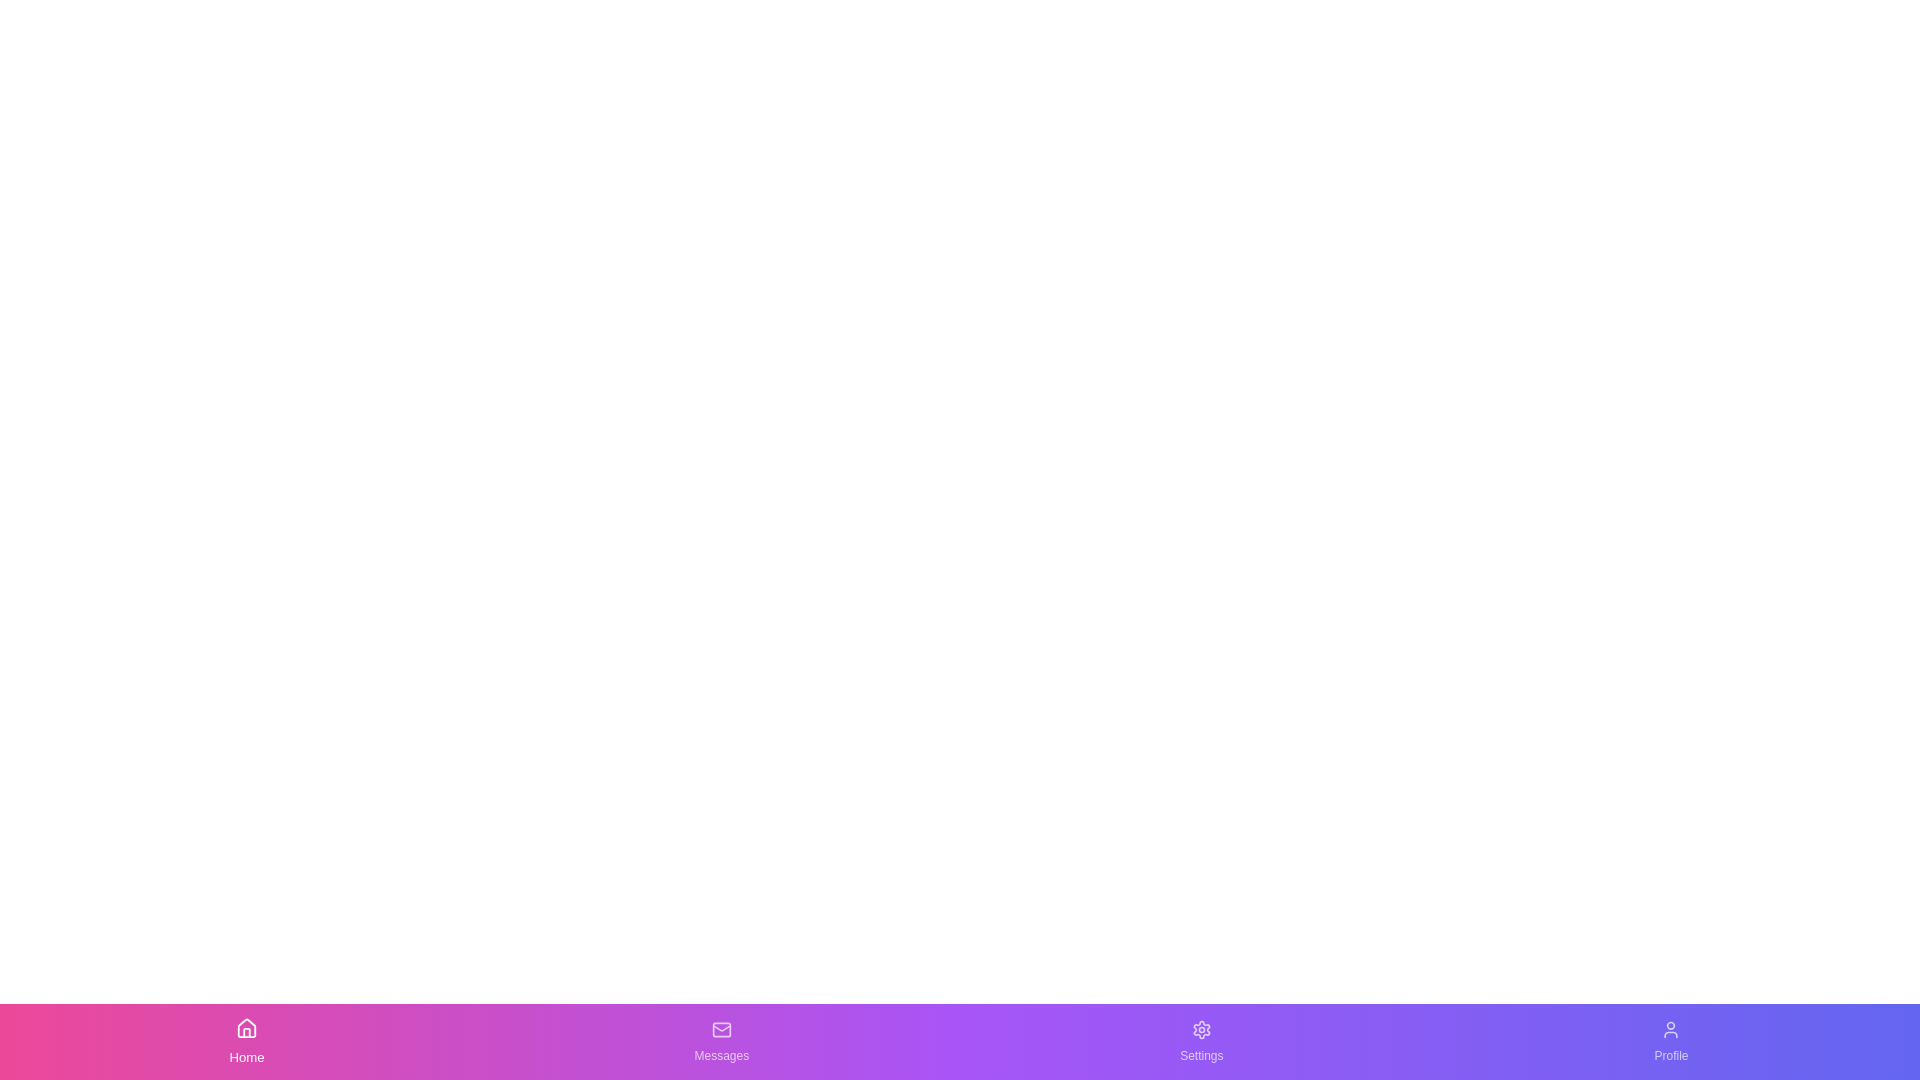 The image size is (1920, 1080). Describe the element at coordinates (1200, 1040) in the screenshot. I see `the Settings button in the bottom navigation bar` at that location.